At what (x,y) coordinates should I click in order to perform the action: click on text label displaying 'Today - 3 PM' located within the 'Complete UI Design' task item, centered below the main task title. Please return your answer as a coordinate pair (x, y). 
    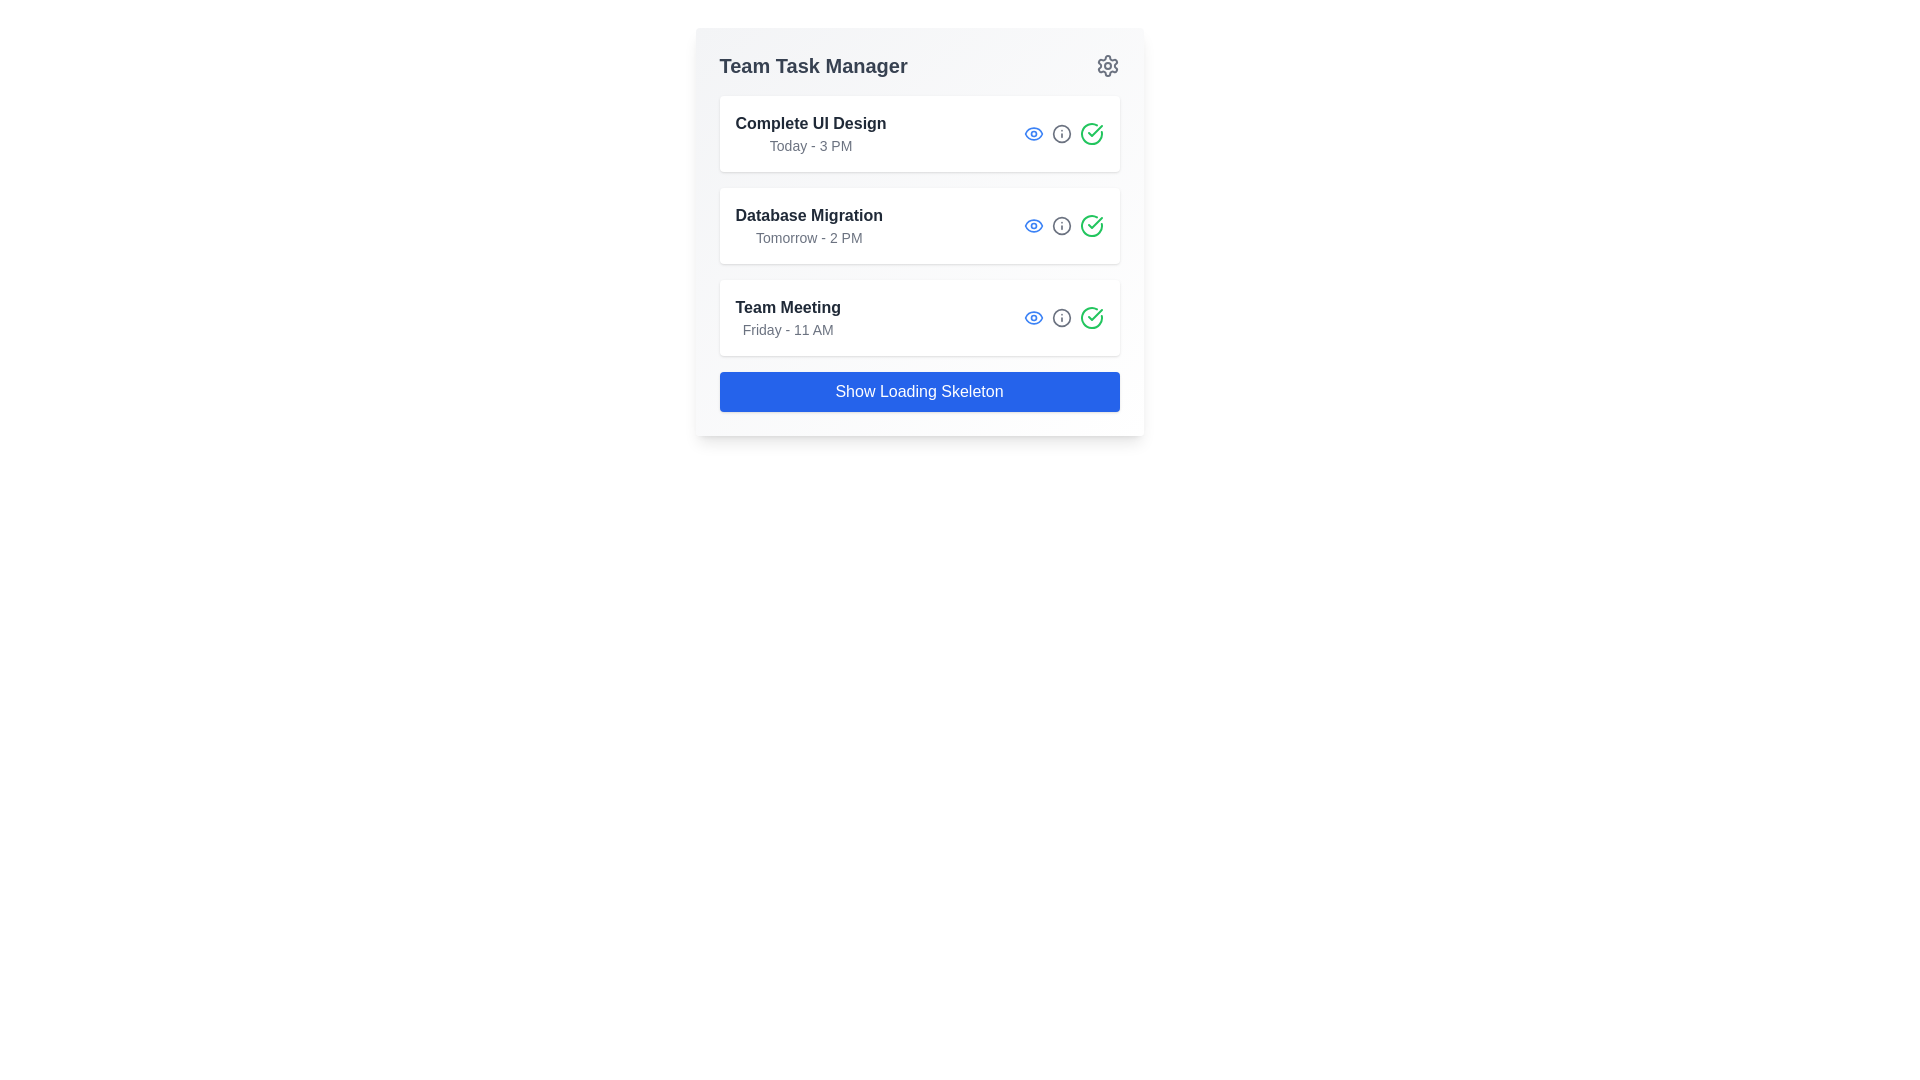
    Looking at the image, I should click on (811, 145).